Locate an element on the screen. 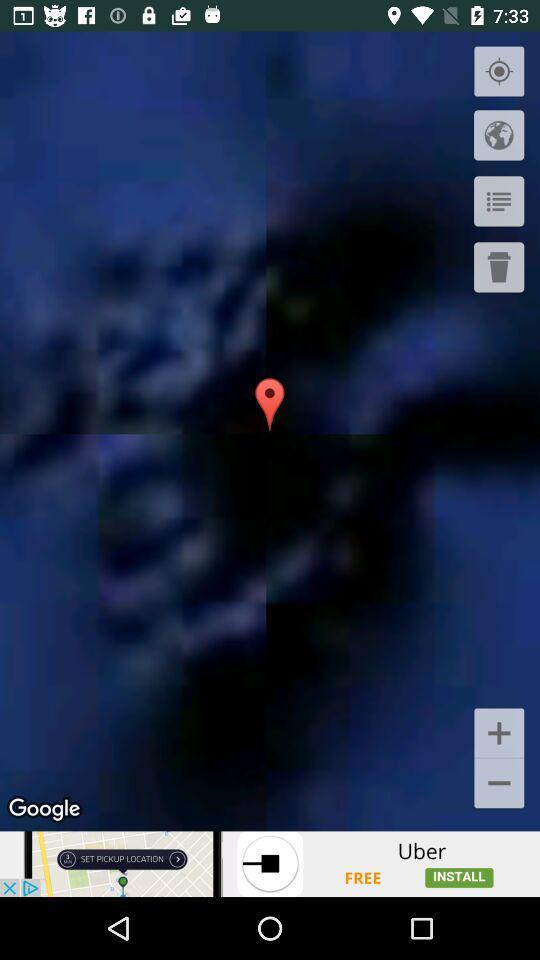 The height and width of the screenshot is (960, 540). the delete icon is located at coordinates (498, 266).